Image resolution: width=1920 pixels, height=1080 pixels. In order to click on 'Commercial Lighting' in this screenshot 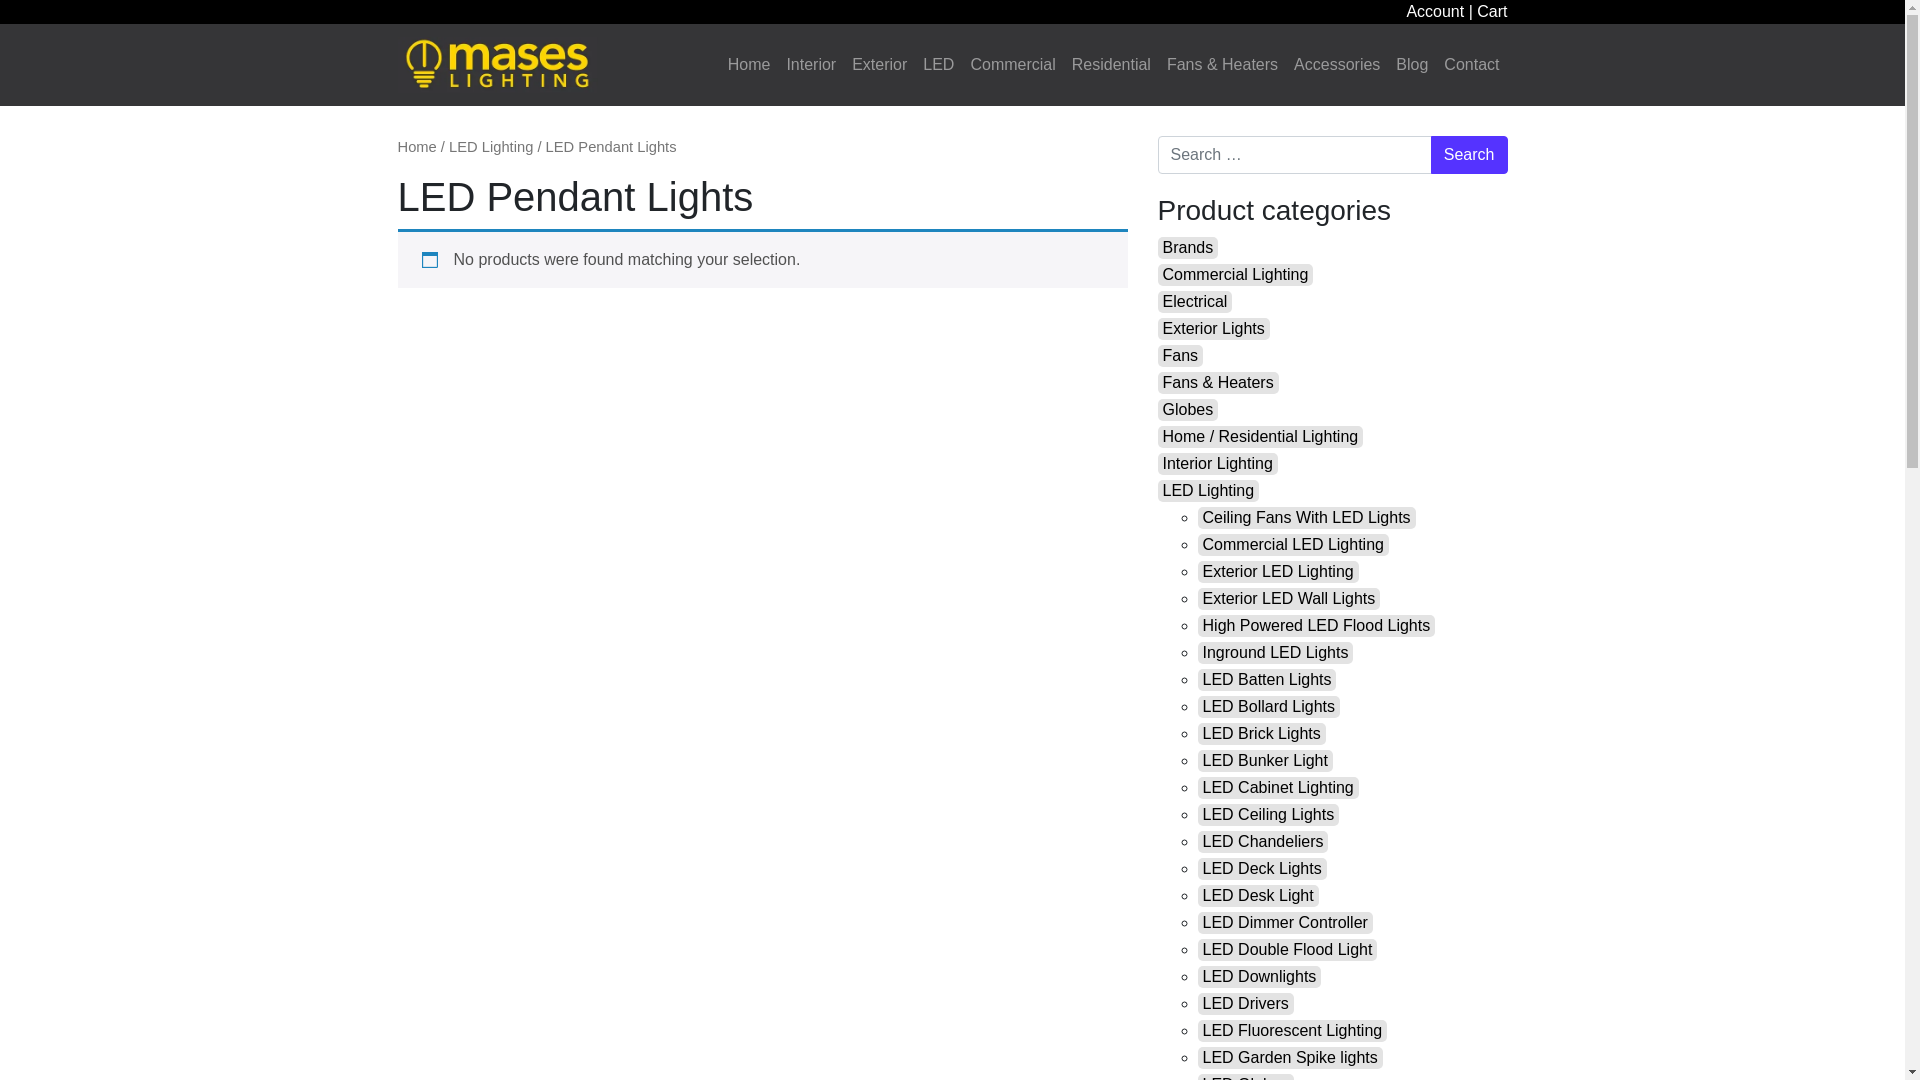, I will do `click(1235, 274)`.